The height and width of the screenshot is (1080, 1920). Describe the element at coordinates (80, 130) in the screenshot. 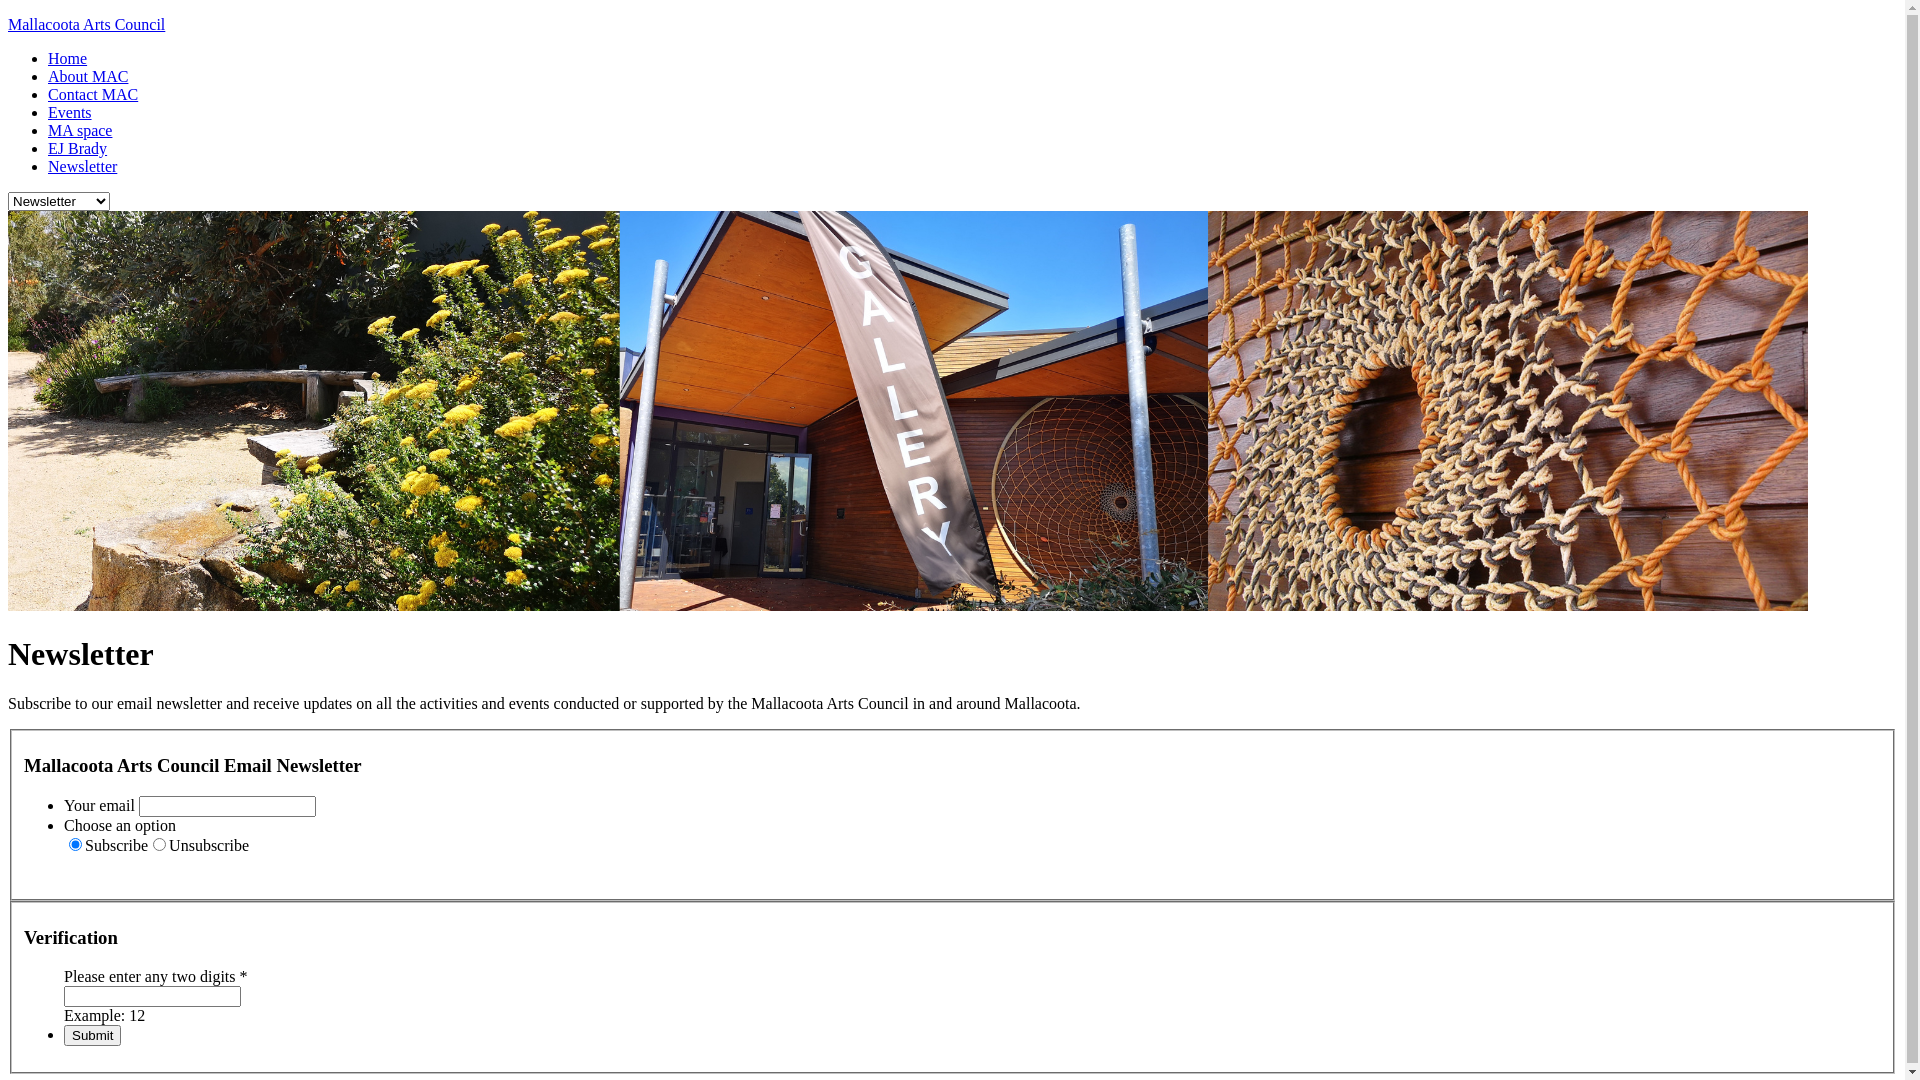

I see `'MA space'` at that location.